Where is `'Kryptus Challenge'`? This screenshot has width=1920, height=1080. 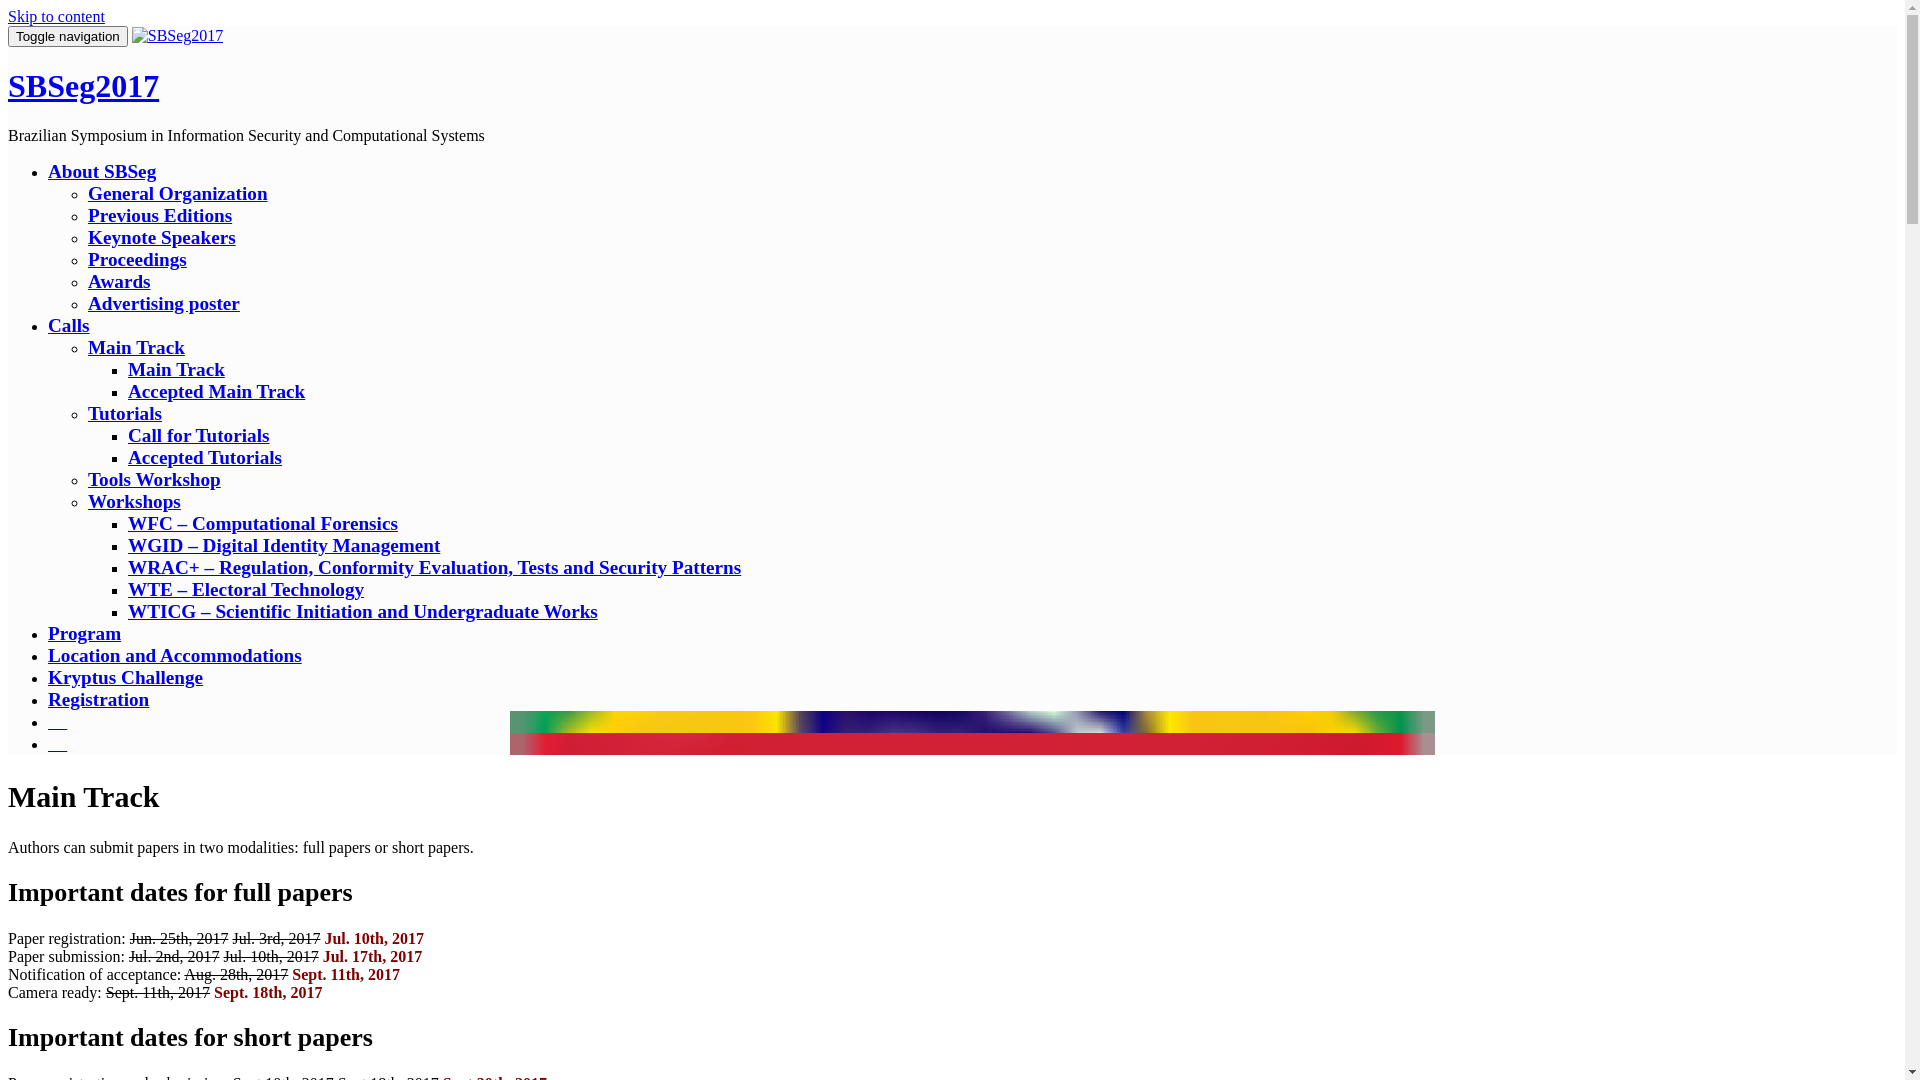 'Kryptus Challenge' is located at coordinates (124, 676).